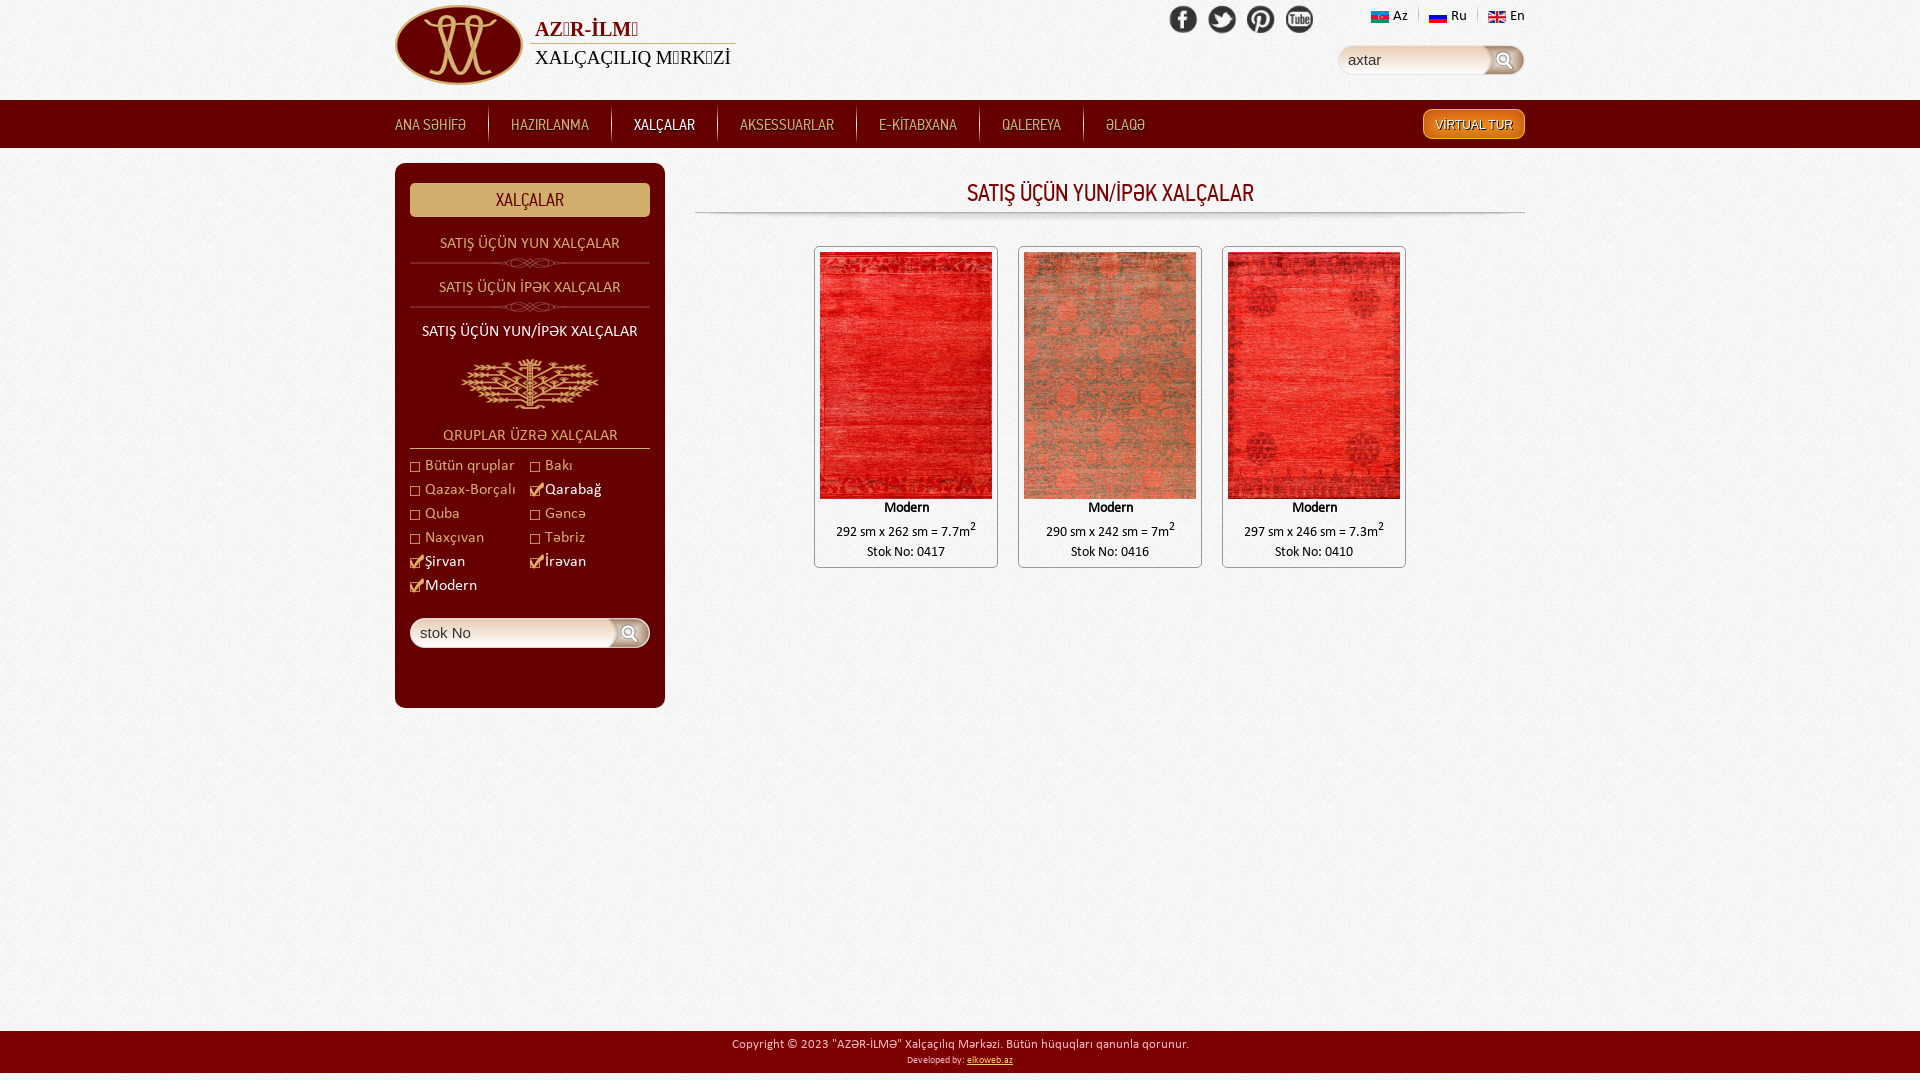  I want to click on 'Modern', so click(1222, 406).